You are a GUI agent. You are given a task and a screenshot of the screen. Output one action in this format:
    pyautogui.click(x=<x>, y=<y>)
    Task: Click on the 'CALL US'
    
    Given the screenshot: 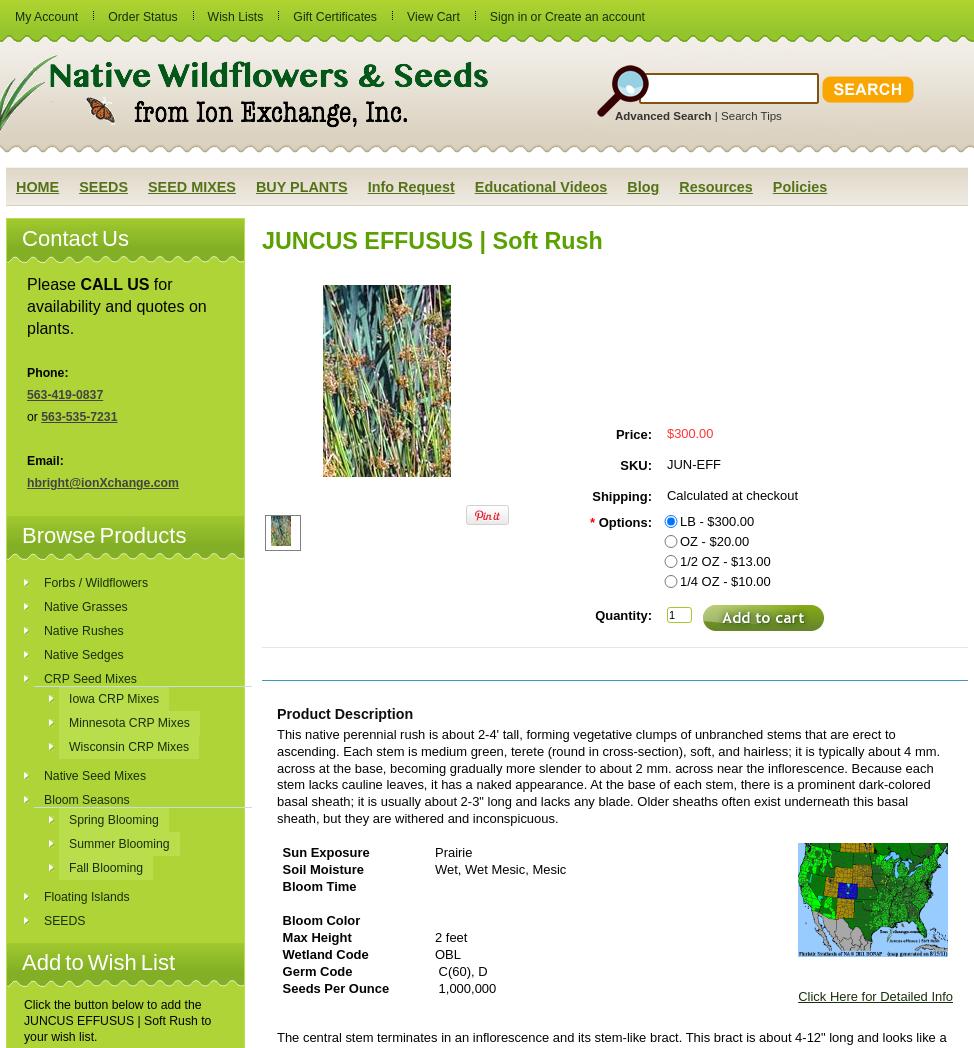 What is the action you would take?
    pyautogui.click(x=79, y=283)
    